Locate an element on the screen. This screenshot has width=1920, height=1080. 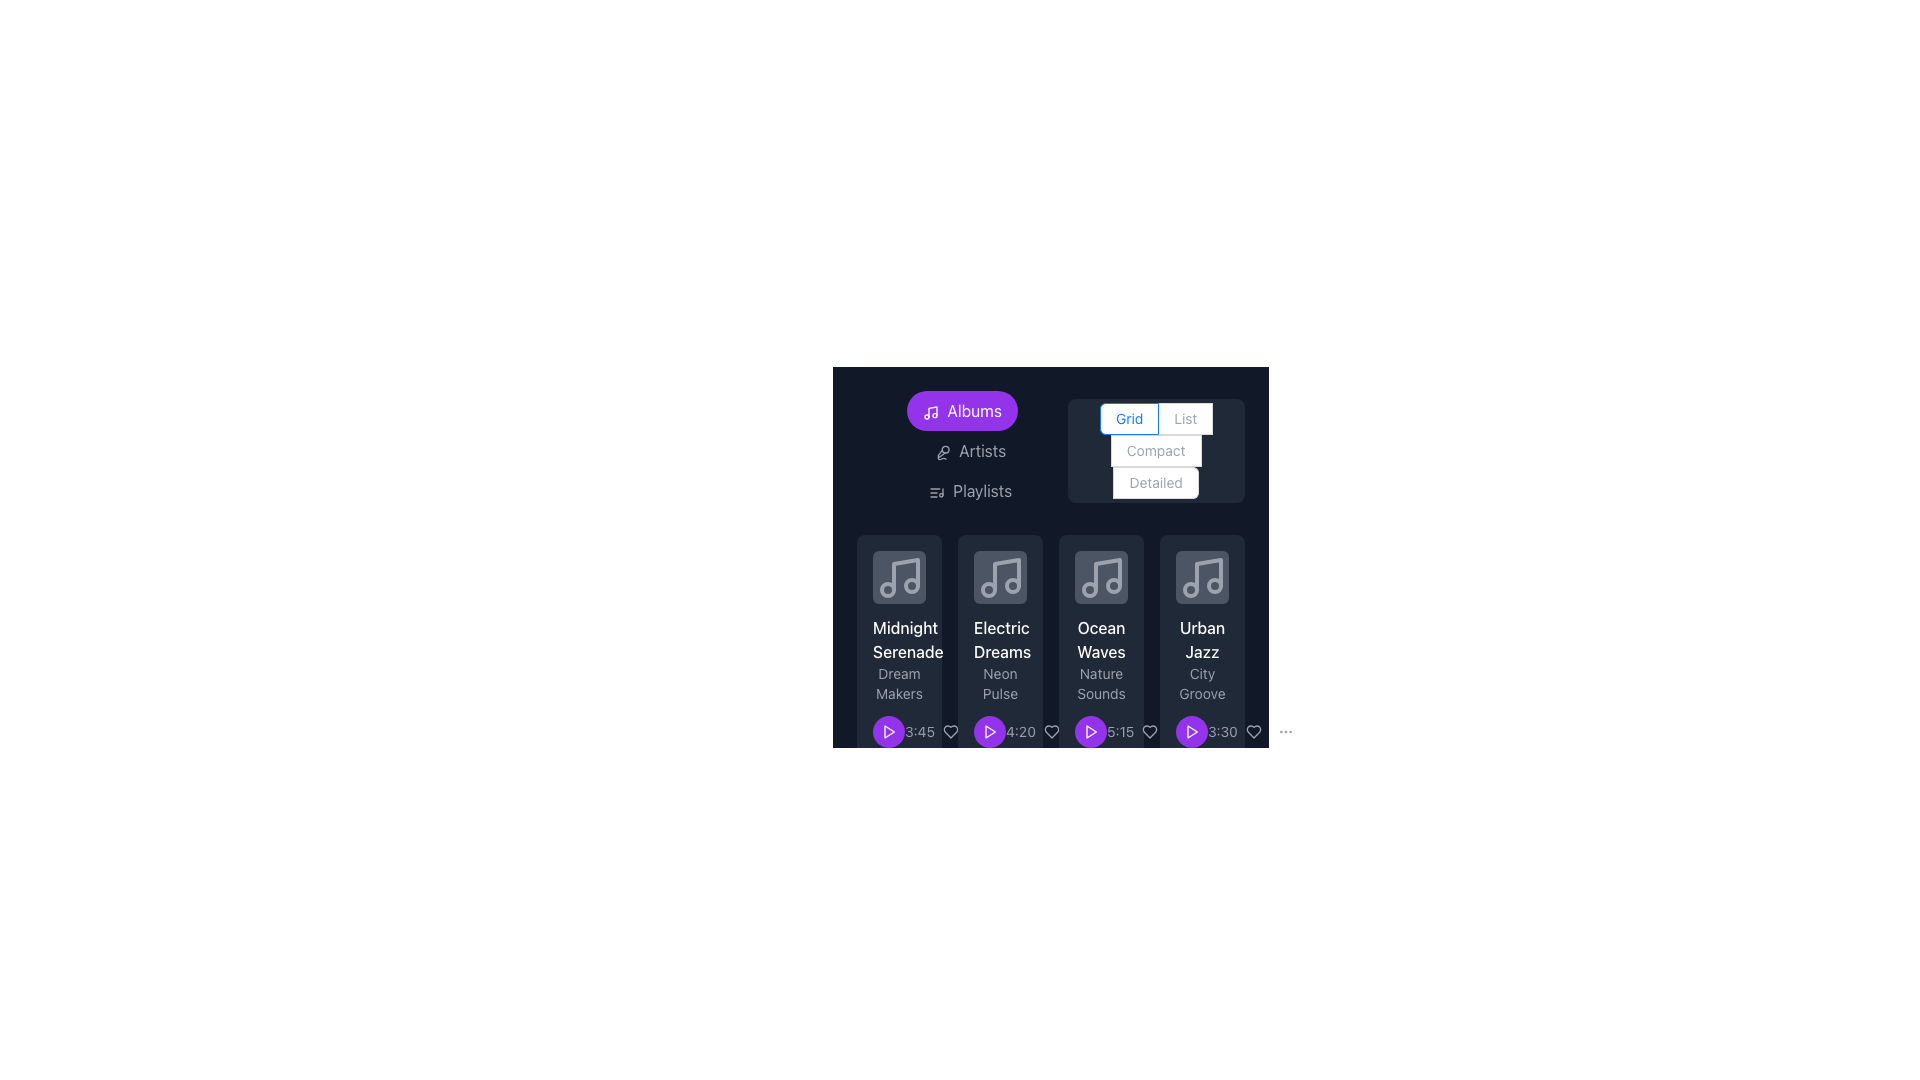
the play icon triangle embedded in the button with a purple circular background, located below the second album thumbnail titled 'Electric Dreams' is located at coordinates (990, 732).